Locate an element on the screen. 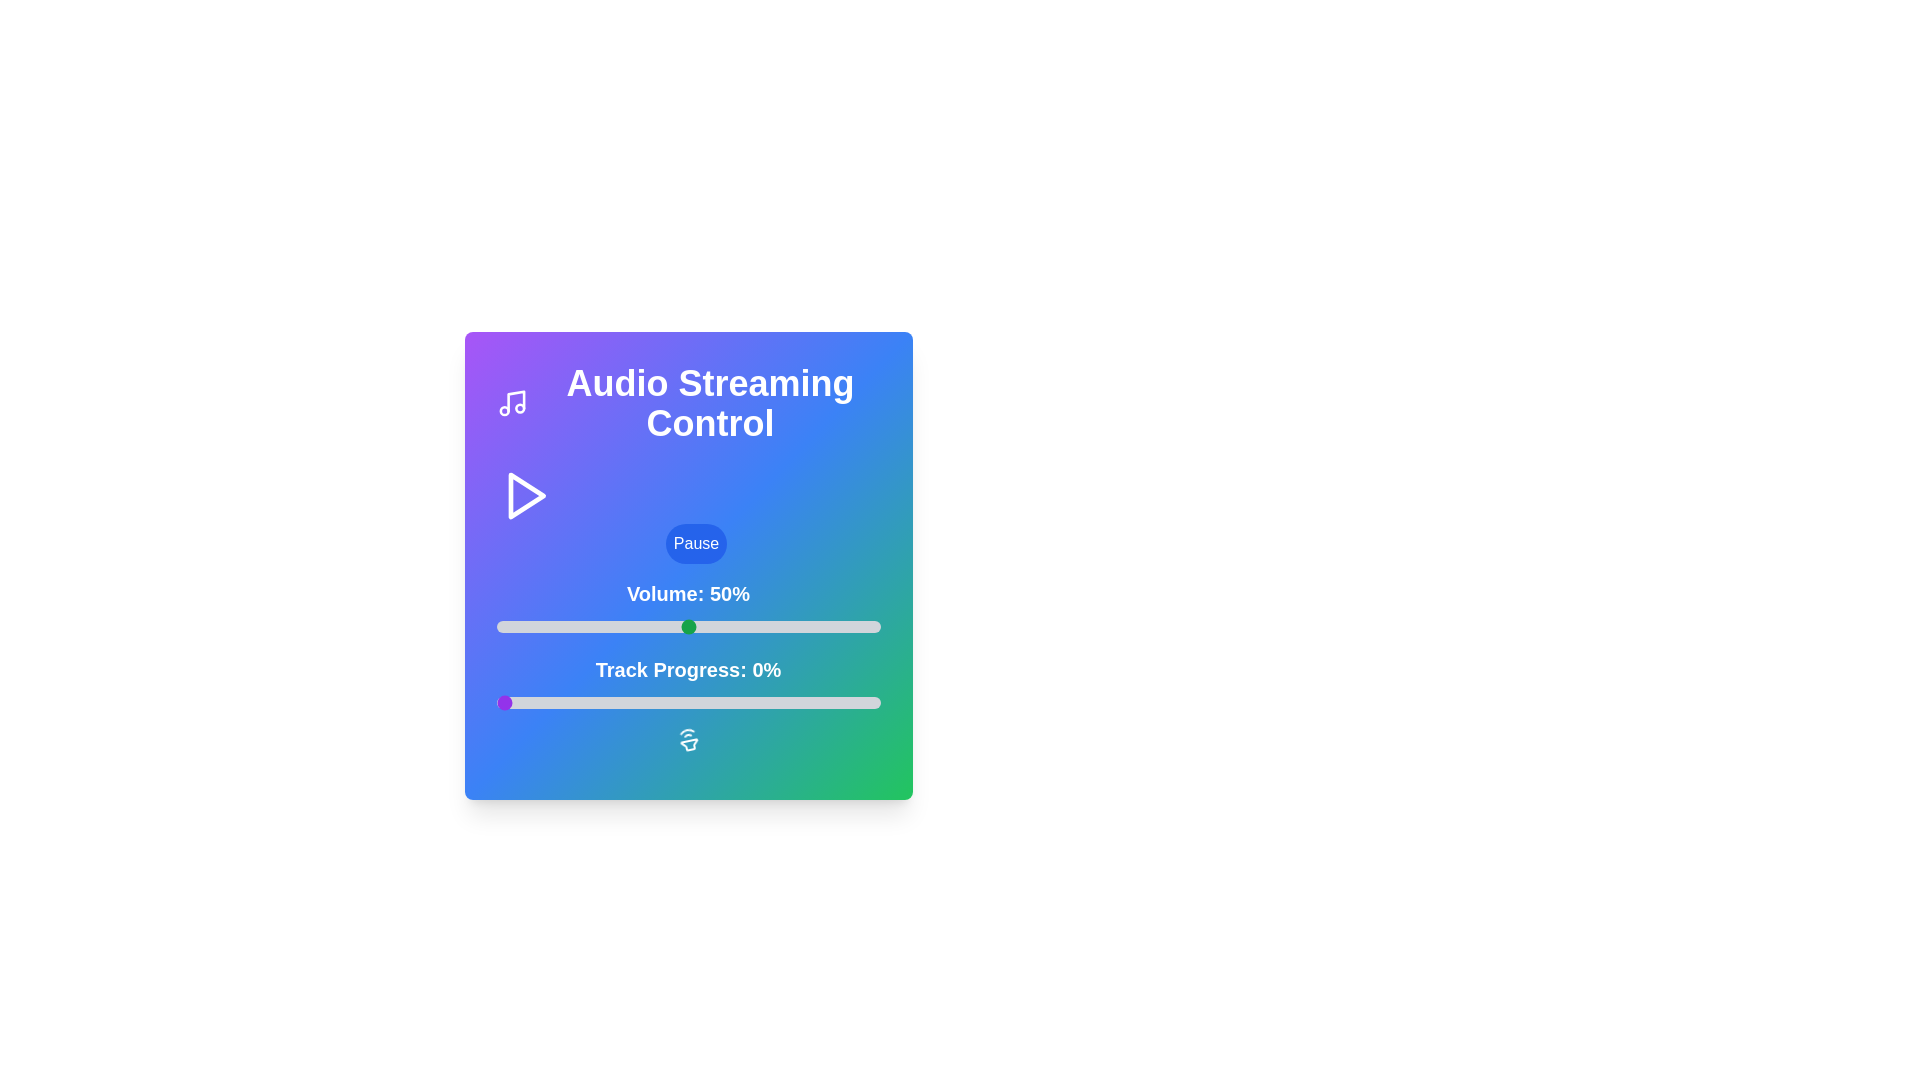 The width and height of the screenshot is (1920, 1080). the track progress to 48% by interacting with the slider is located at coordinates (680, 701).